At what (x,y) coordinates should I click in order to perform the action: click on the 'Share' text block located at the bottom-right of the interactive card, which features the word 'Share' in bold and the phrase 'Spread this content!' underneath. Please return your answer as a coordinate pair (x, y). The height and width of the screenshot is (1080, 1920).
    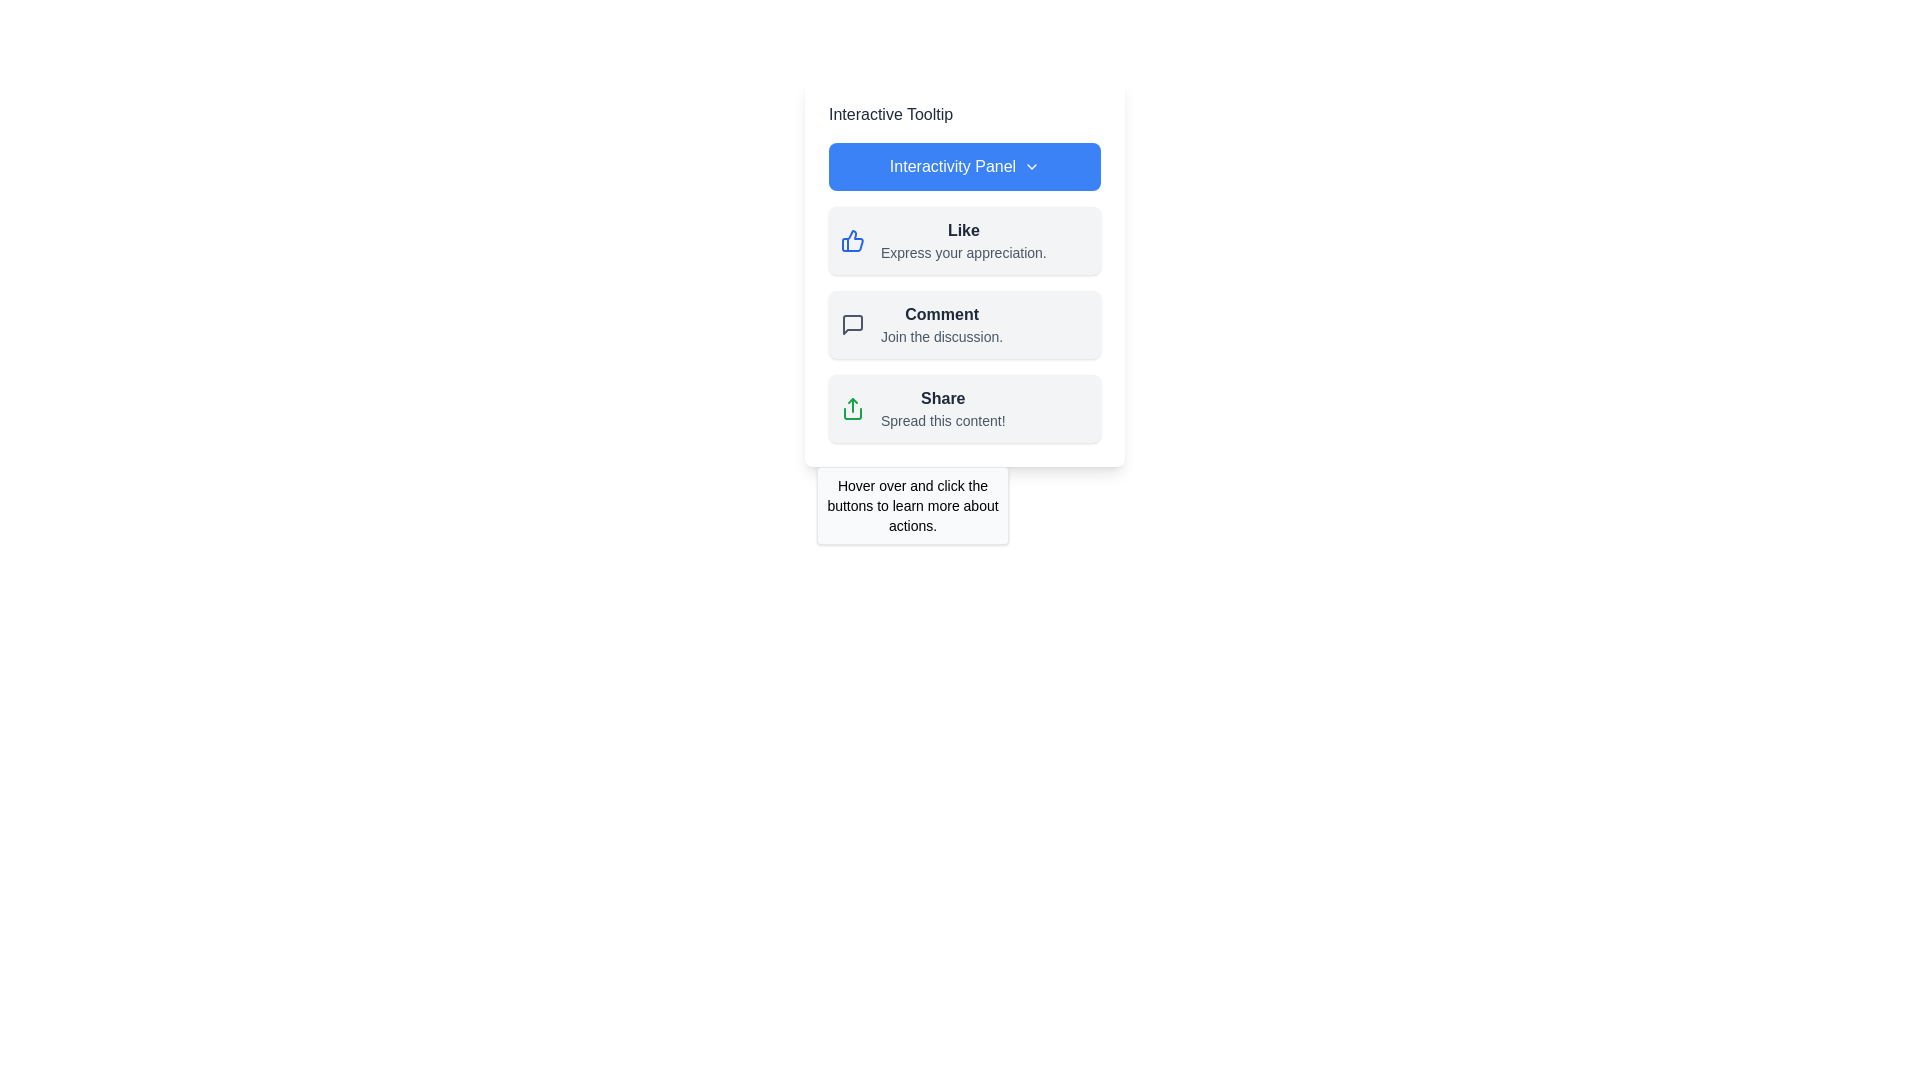
    Looking at the image, I should click on (942, 407).